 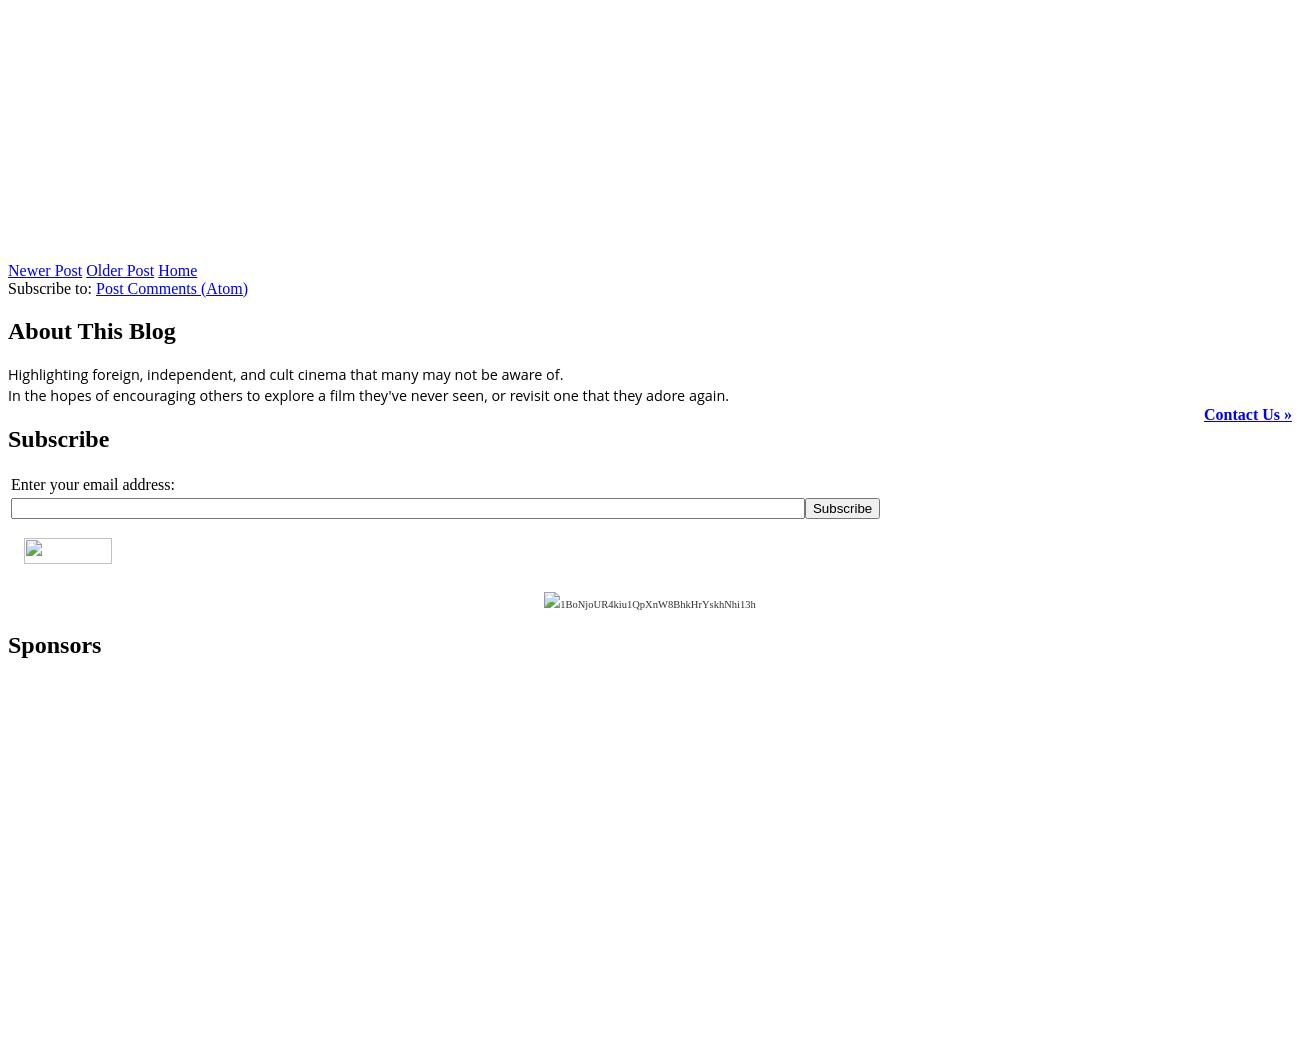 I want to click on 'Subscribe to:', so click(x=51, y=286).